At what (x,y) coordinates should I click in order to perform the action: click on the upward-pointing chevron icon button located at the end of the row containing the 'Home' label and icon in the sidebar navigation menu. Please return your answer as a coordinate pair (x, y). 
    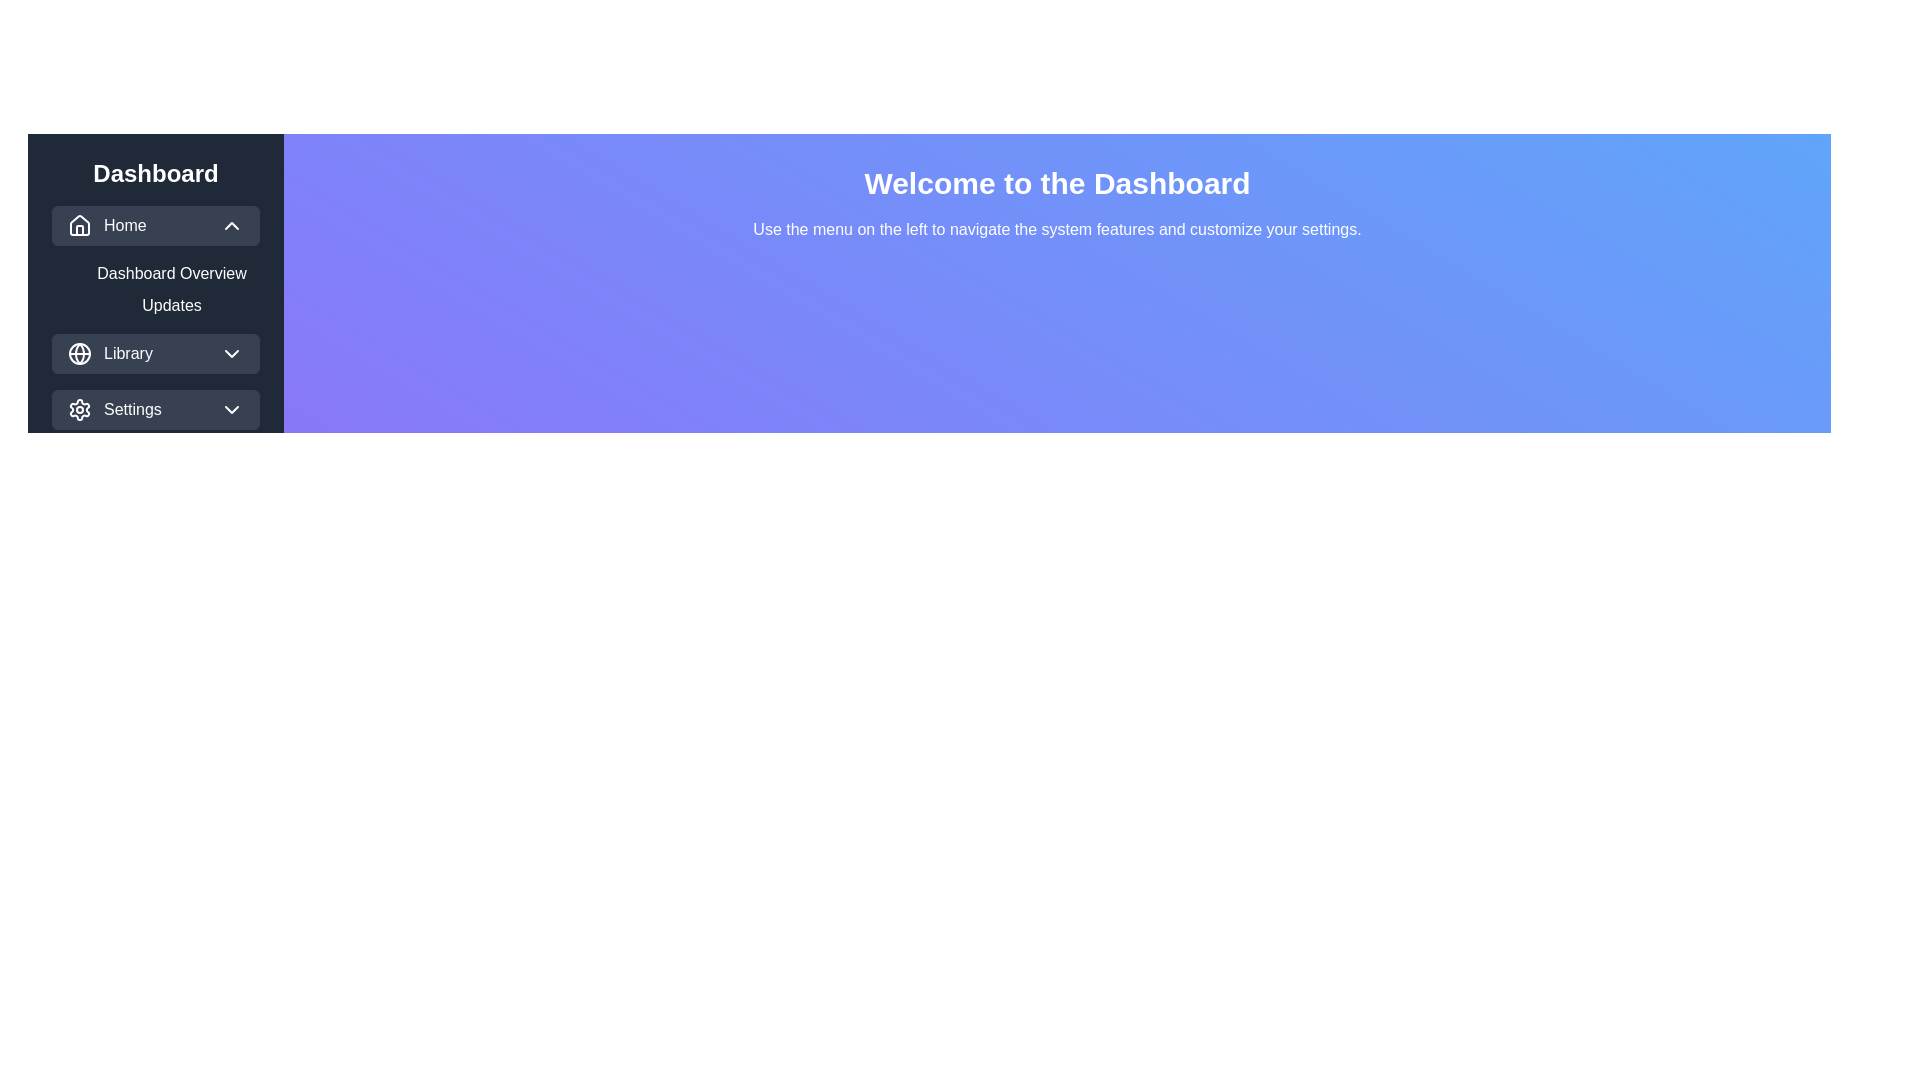
    Looking at the image, I should click on (231, 225).